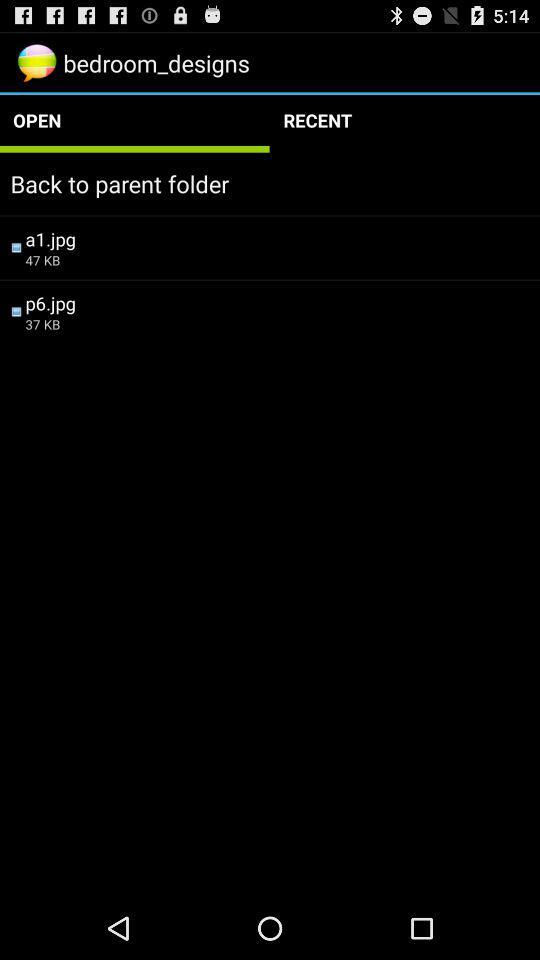  I want to click on icon below the p6.jpg item, so click(276, 324).